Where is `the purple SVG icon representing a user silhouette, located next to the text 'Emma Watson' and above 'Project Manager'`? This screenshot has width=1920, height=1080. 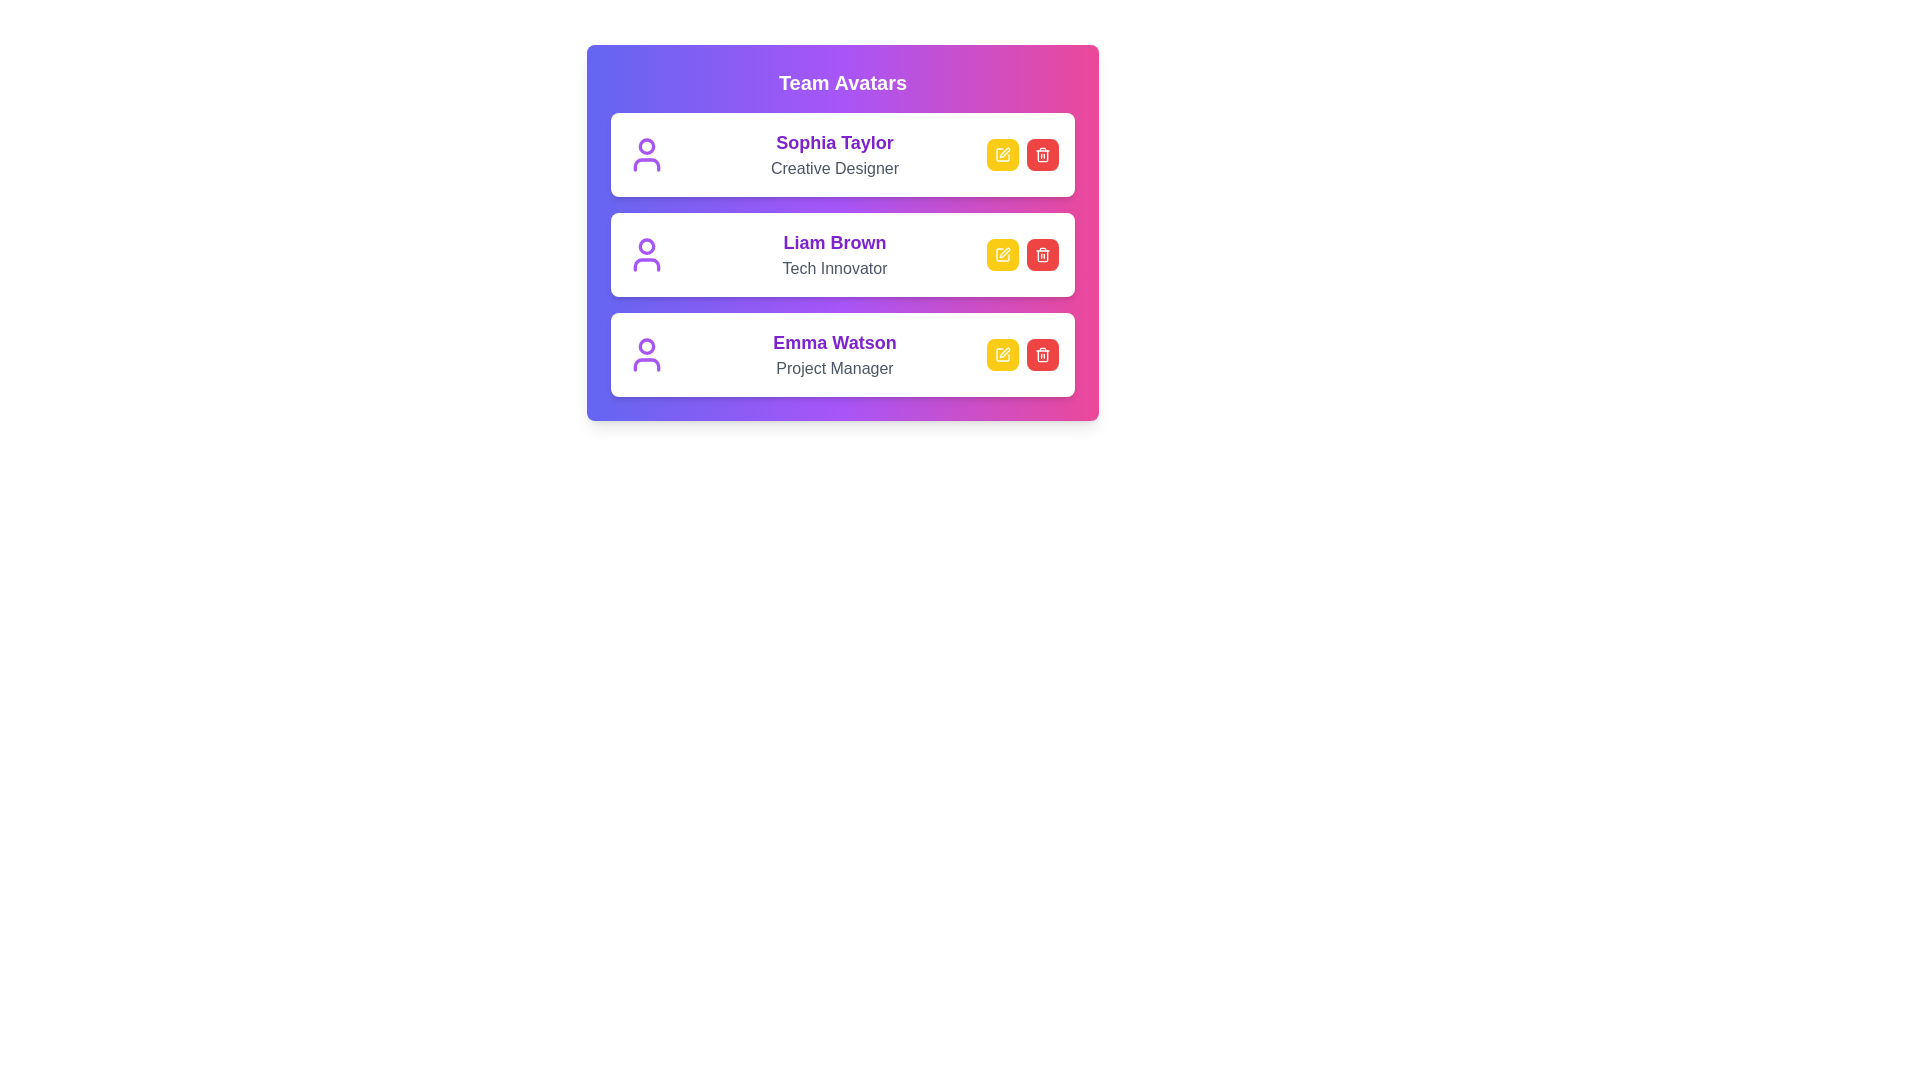 the purple SVG icon representing a user silhouette, located next to the text 'Emma Watson' and above 'Project Manager' is located at coordinates (647, 365).